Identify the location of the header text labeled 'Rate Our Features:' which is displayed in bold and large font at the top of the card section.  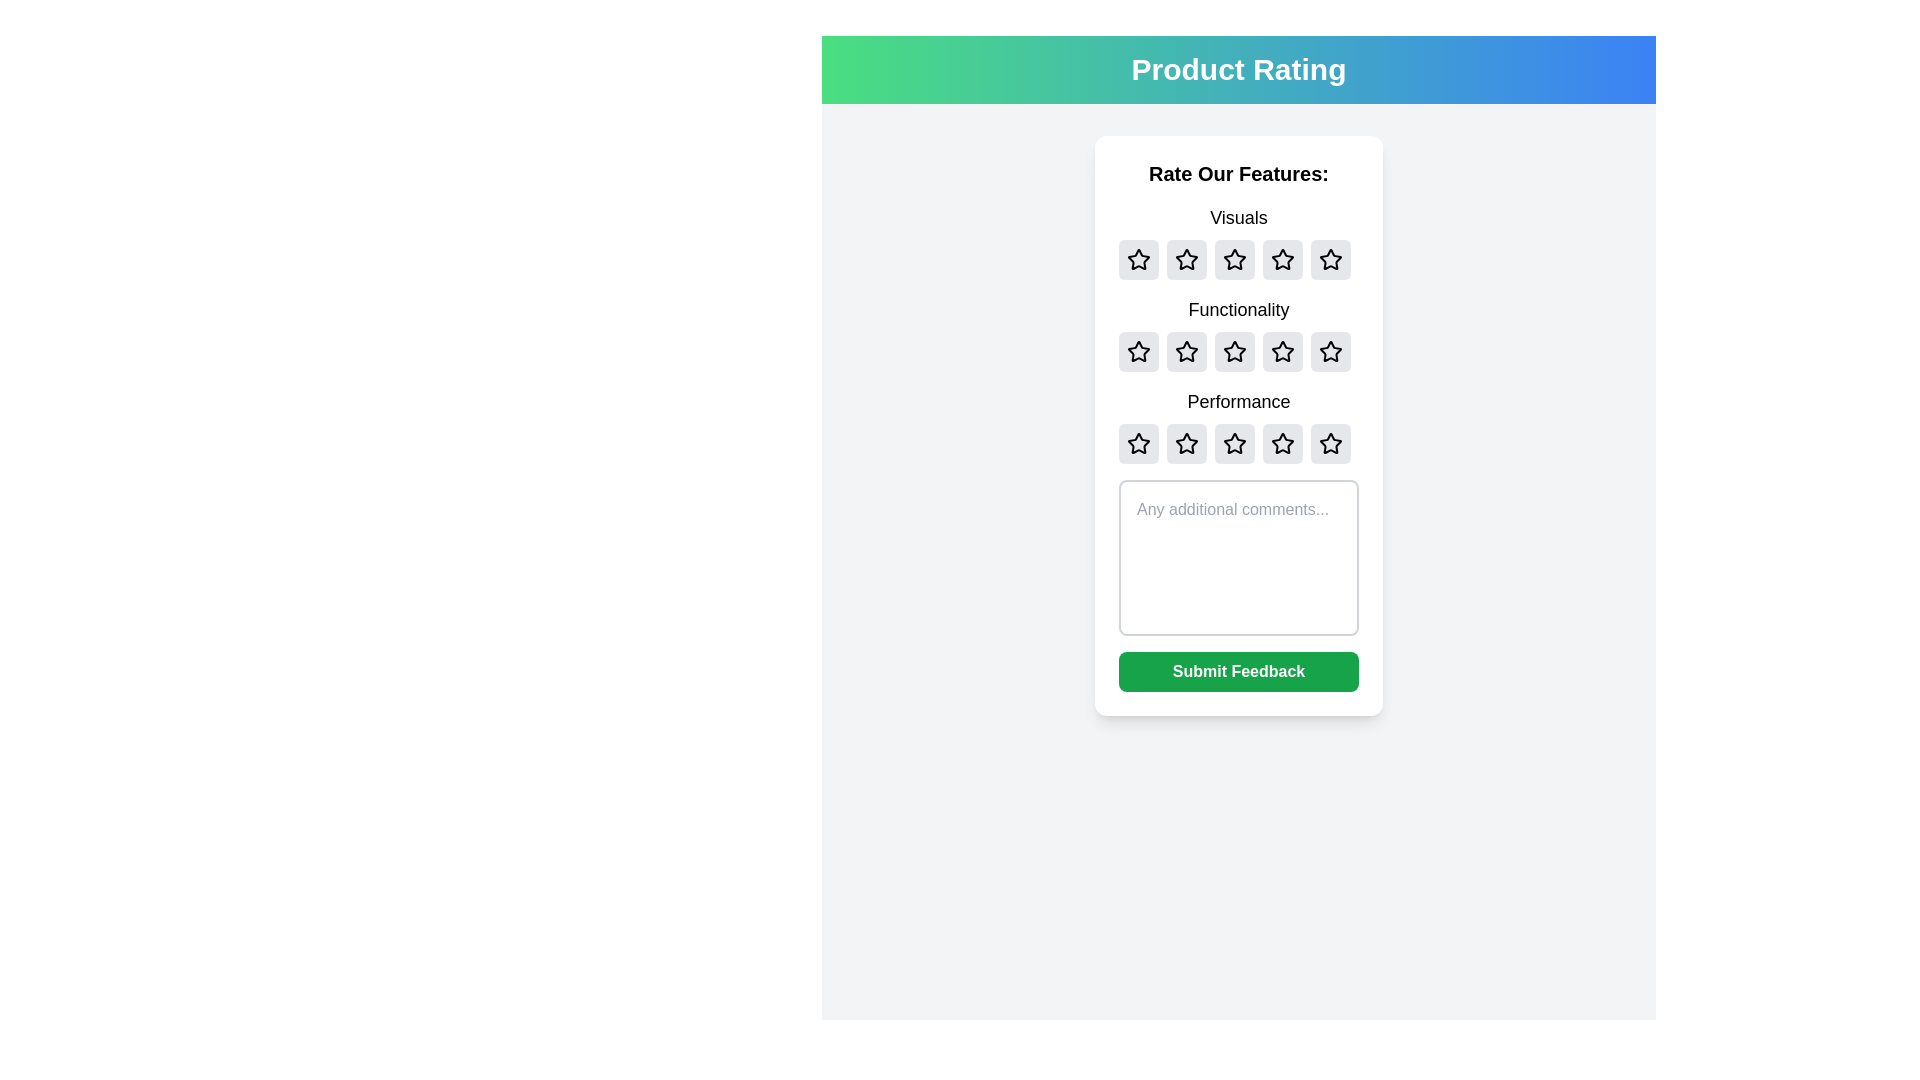
(1237, 172).